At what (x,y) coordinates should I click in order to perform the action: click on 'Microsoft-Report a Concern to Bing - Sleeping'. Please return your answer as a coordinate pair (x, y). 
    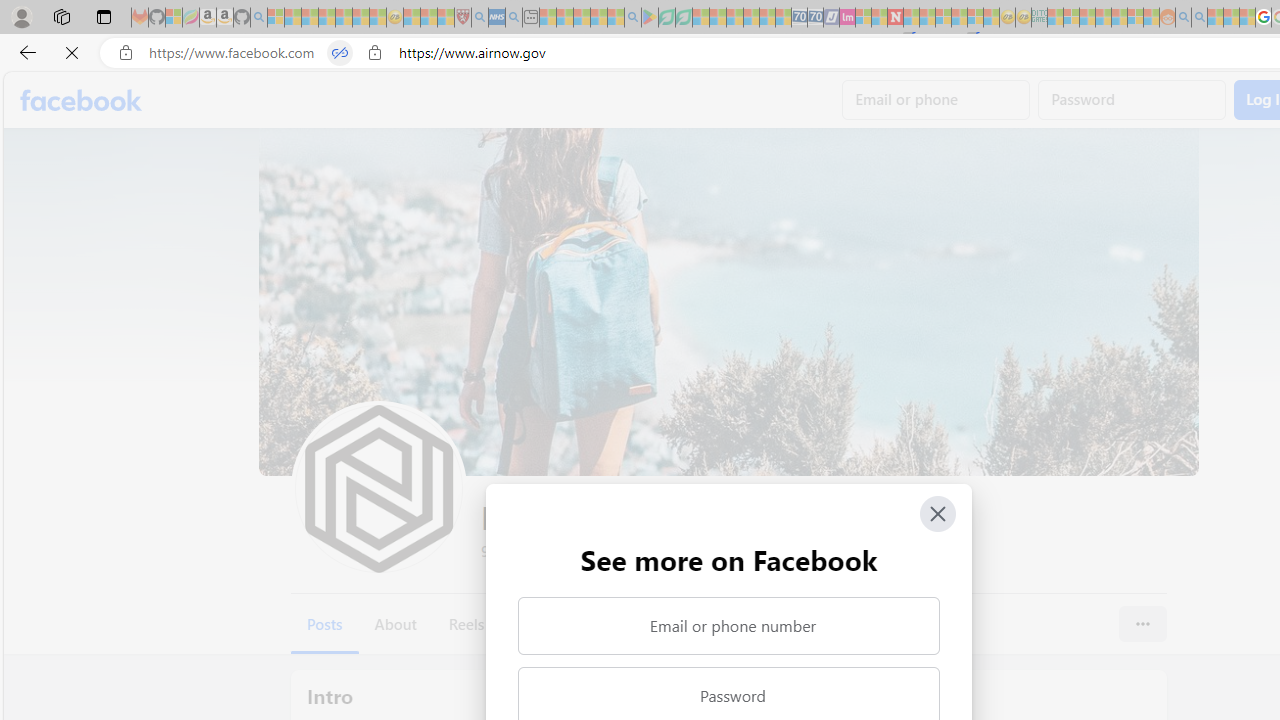
    Looking at the image, I should click on (174, 17).